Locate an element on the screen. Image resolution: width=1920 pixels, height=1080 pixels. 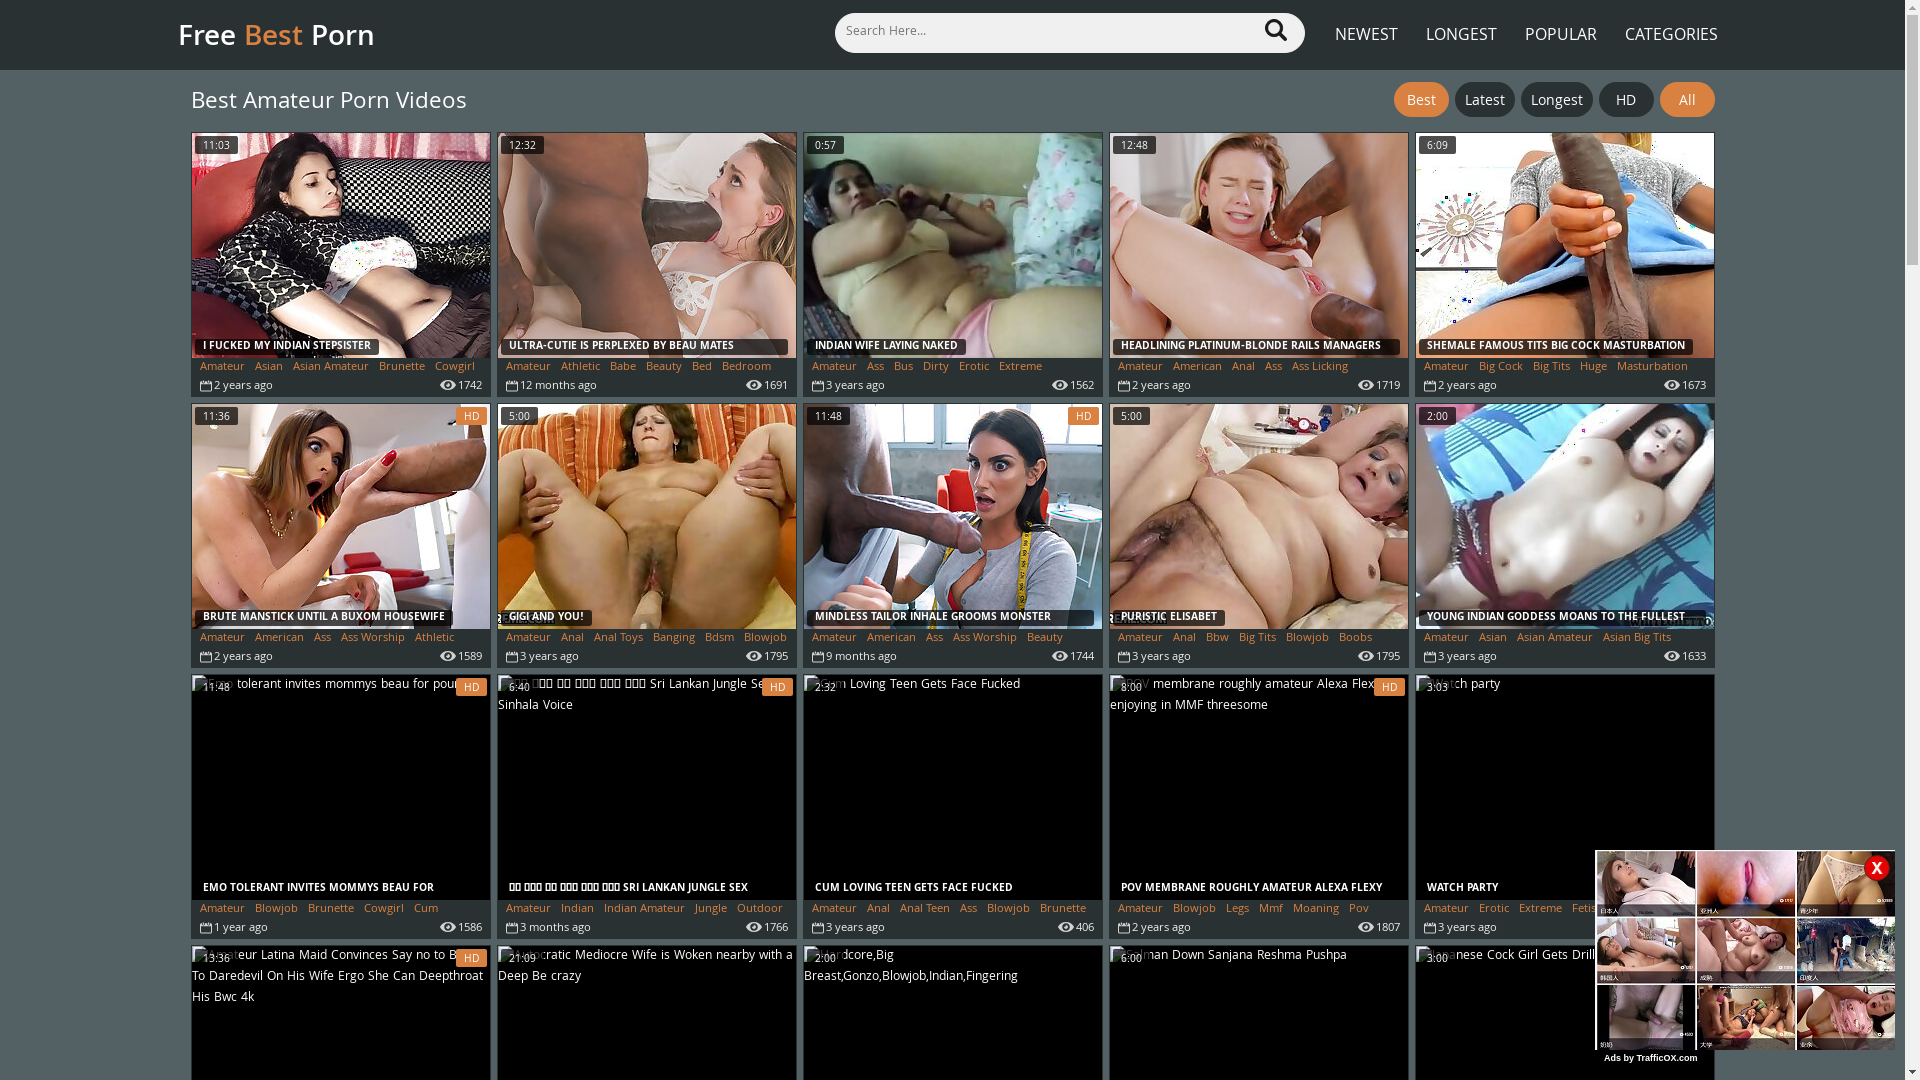
'Outdoor' is located at coordinates (757, 909).